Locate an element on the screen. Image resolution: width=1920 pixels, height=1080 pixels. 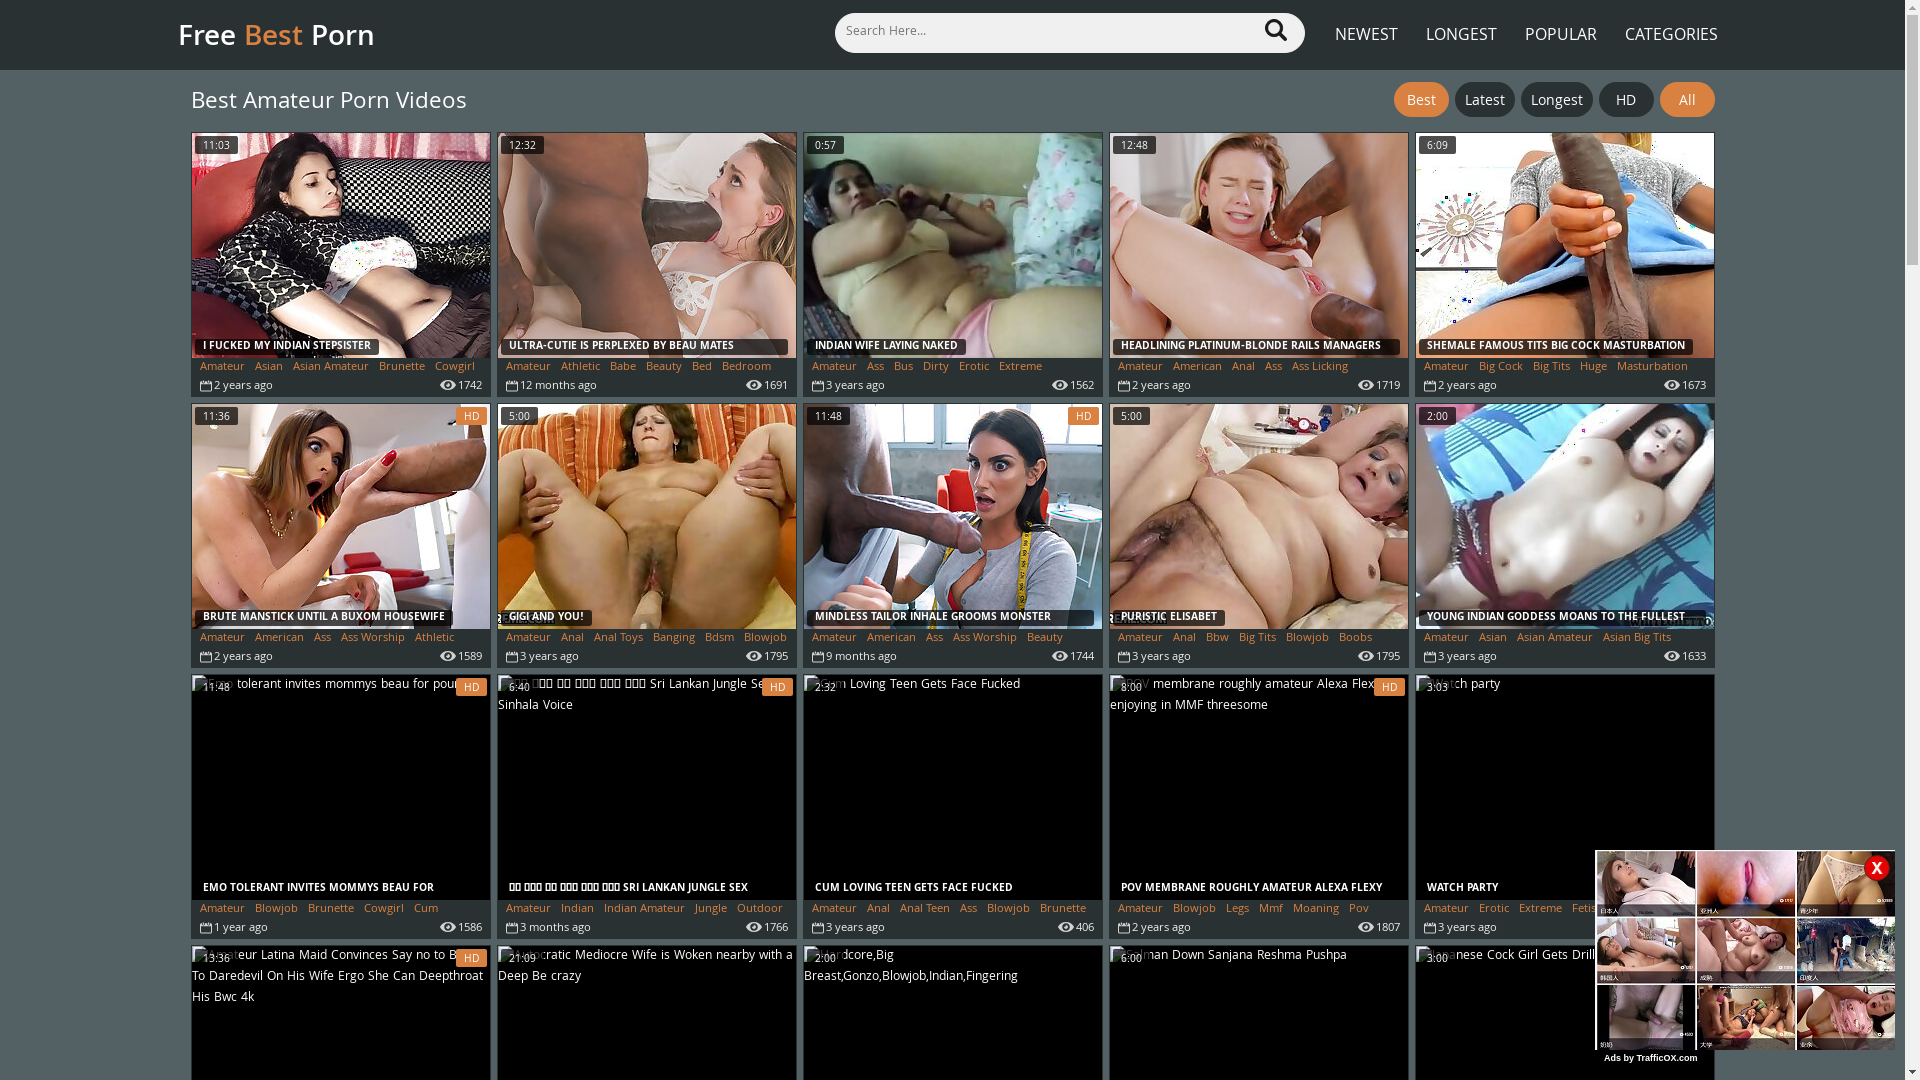
'Outdoor' is located at coordinates (757, 909).